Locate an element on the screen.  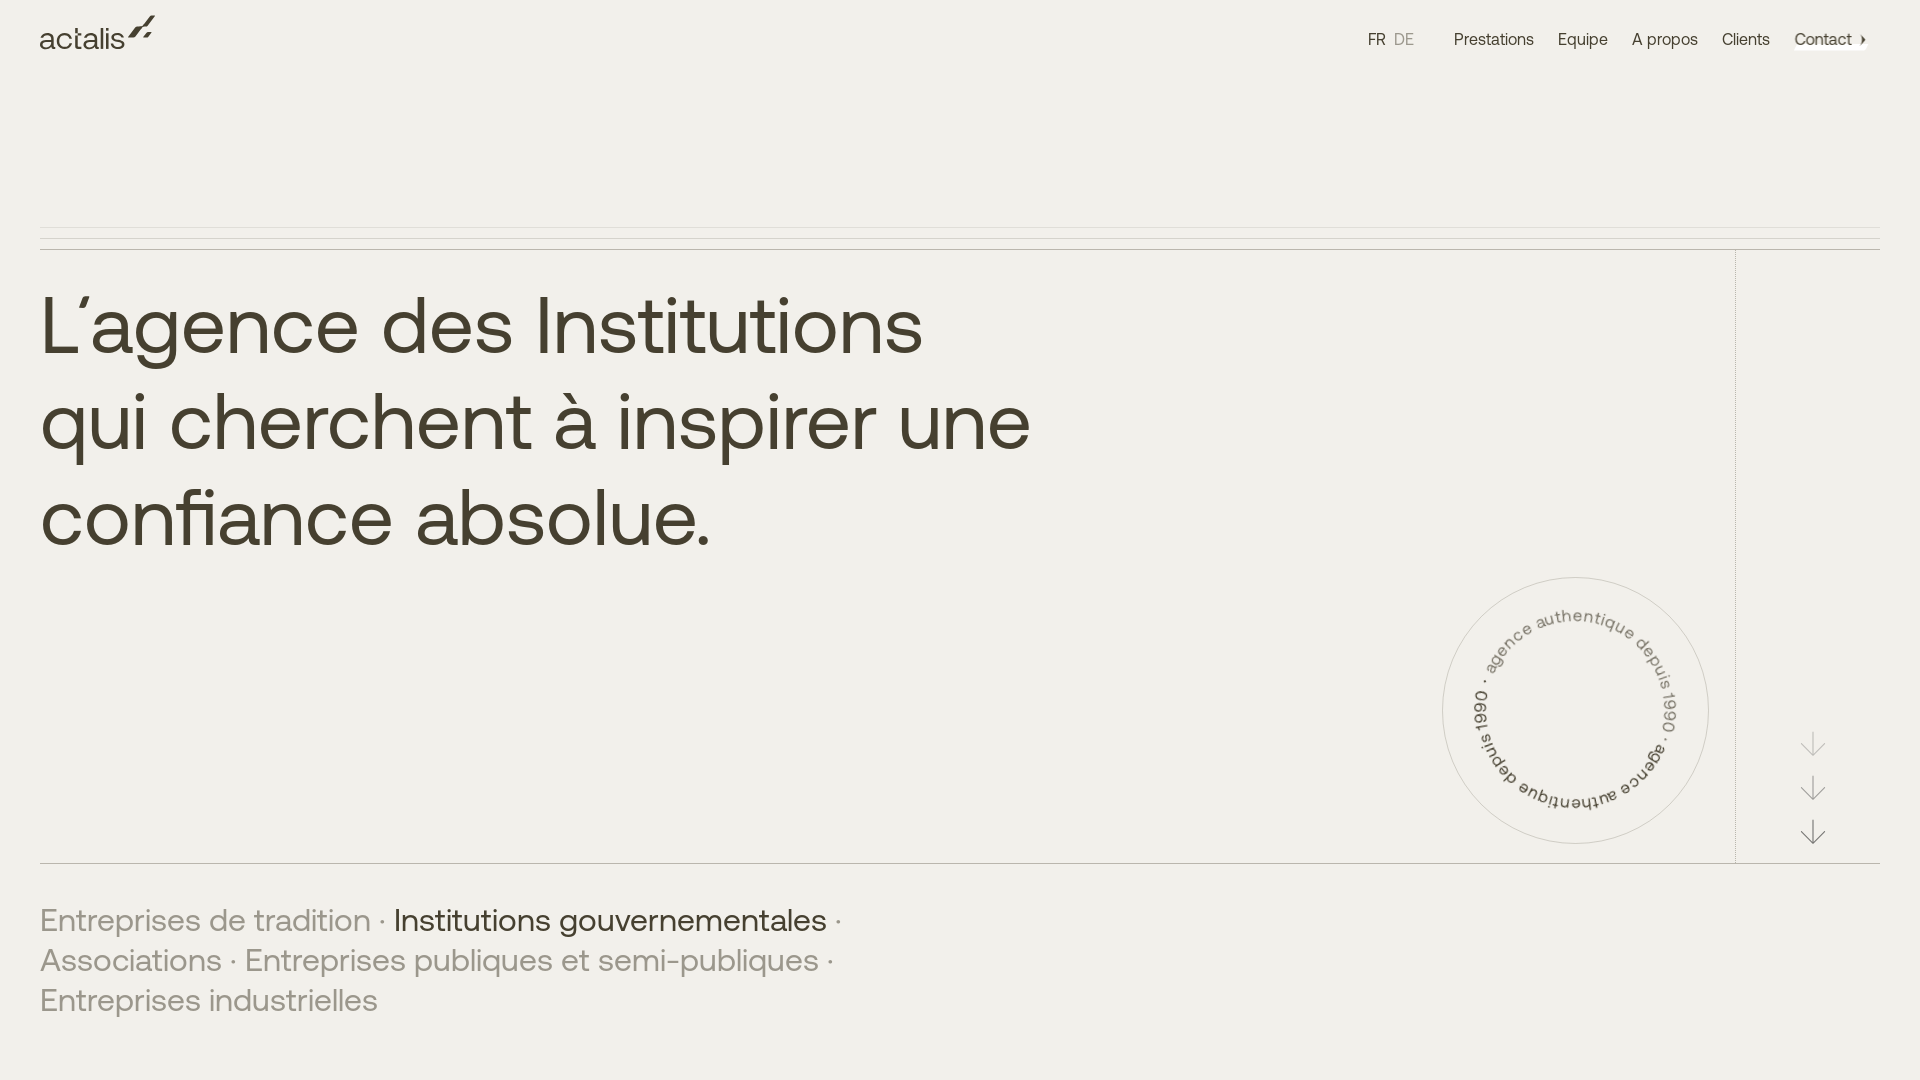
'A propos' is located at coordinates (1665, 39).